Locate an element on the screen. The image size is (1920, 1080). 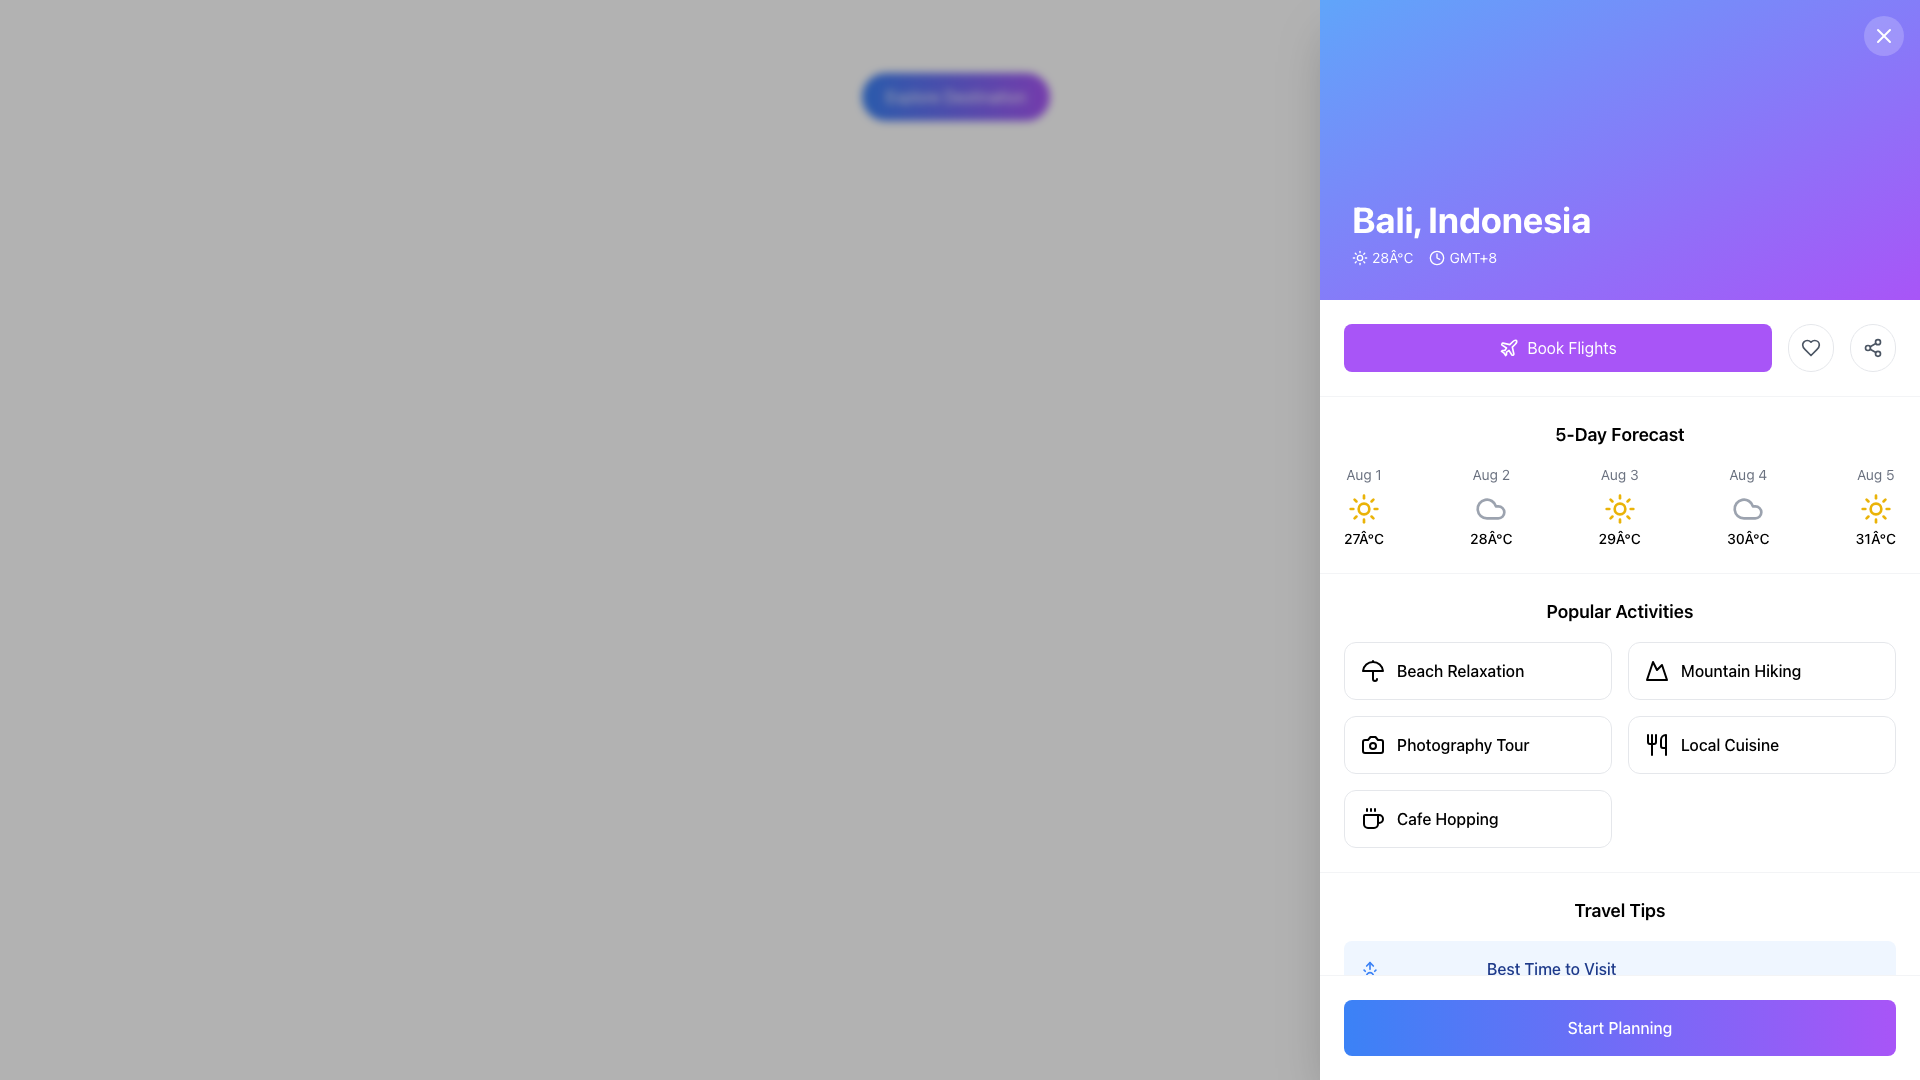
the sunny weather icon for the date 'Aug 3' in the five-day weather forecast section, located in the third column from the left is located at coordinates (1619, 508).